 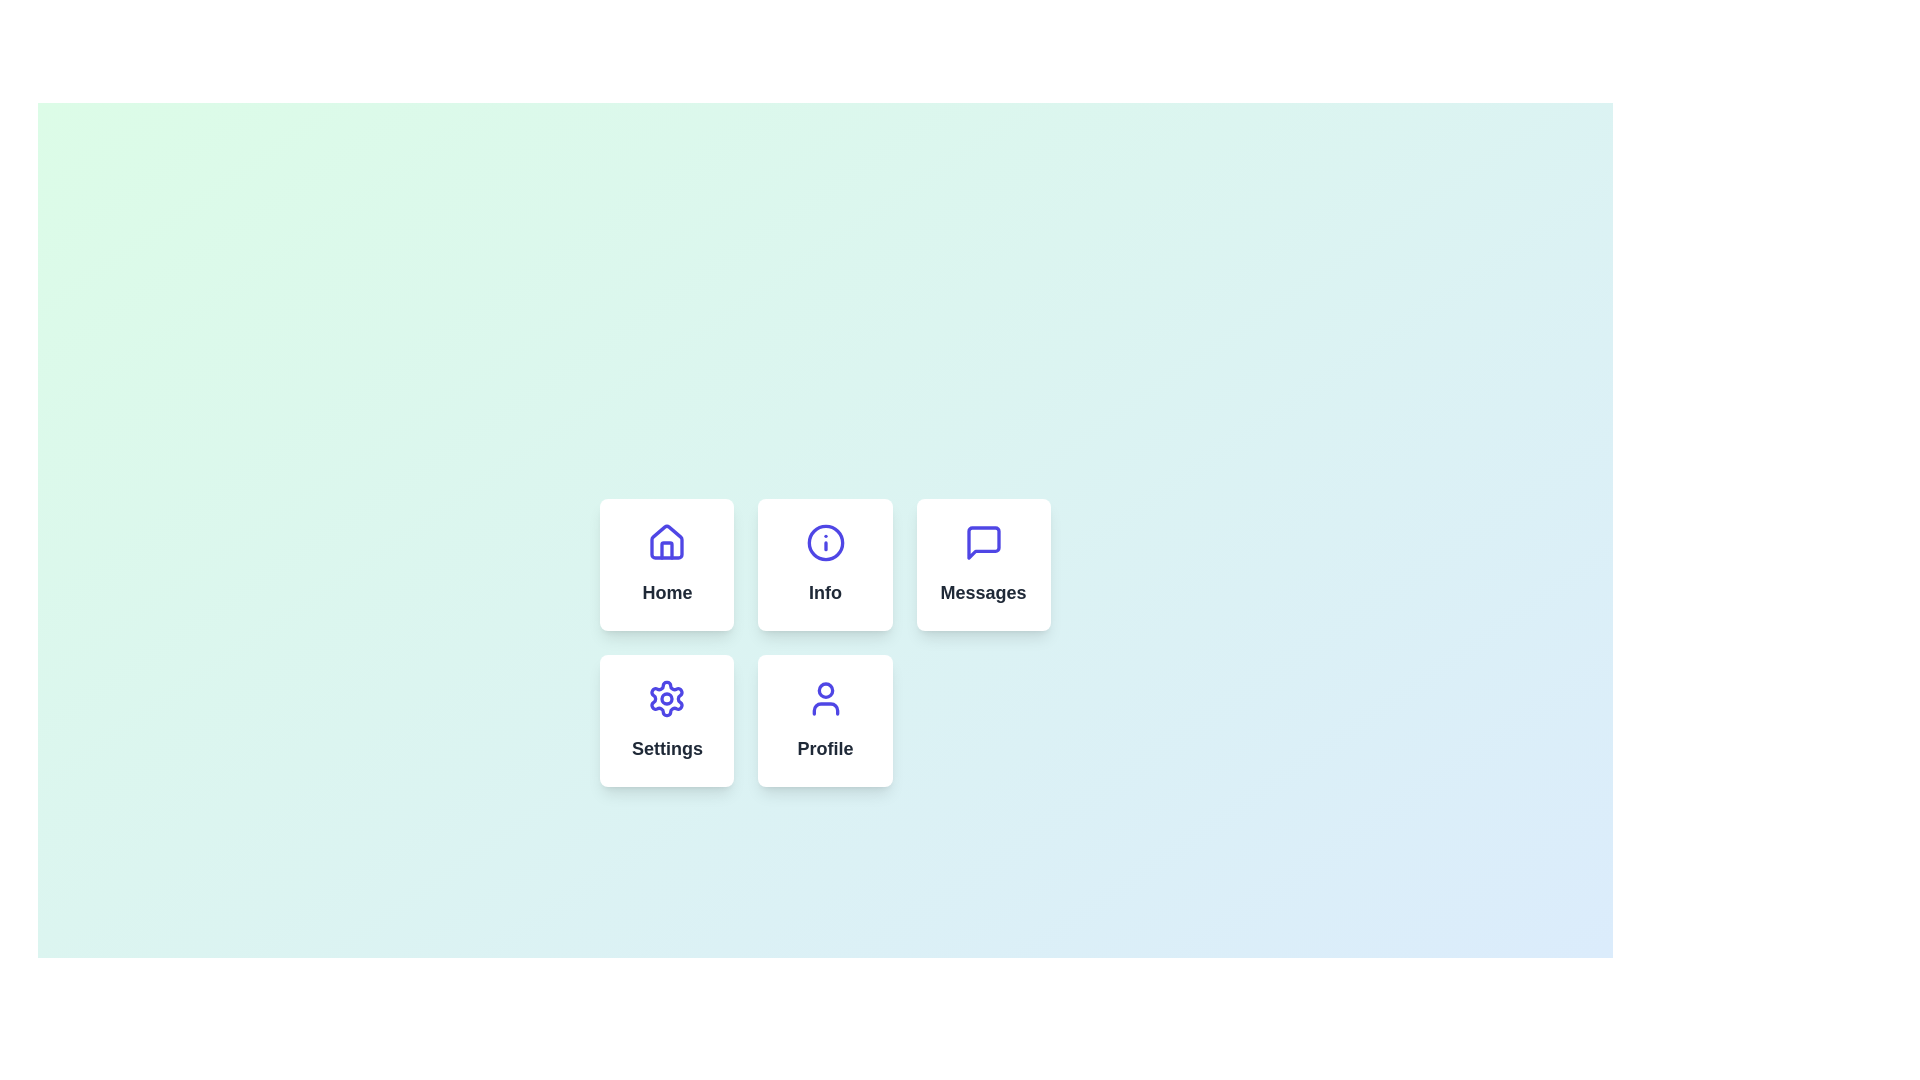 What do you see at coordinates (667, 697) in the screenshot?
I see `the blue gear-shaped icon located within the 'Settings' card, which is in the middle row, first column of a 2x3 grid` at bounding box center [667, 697].